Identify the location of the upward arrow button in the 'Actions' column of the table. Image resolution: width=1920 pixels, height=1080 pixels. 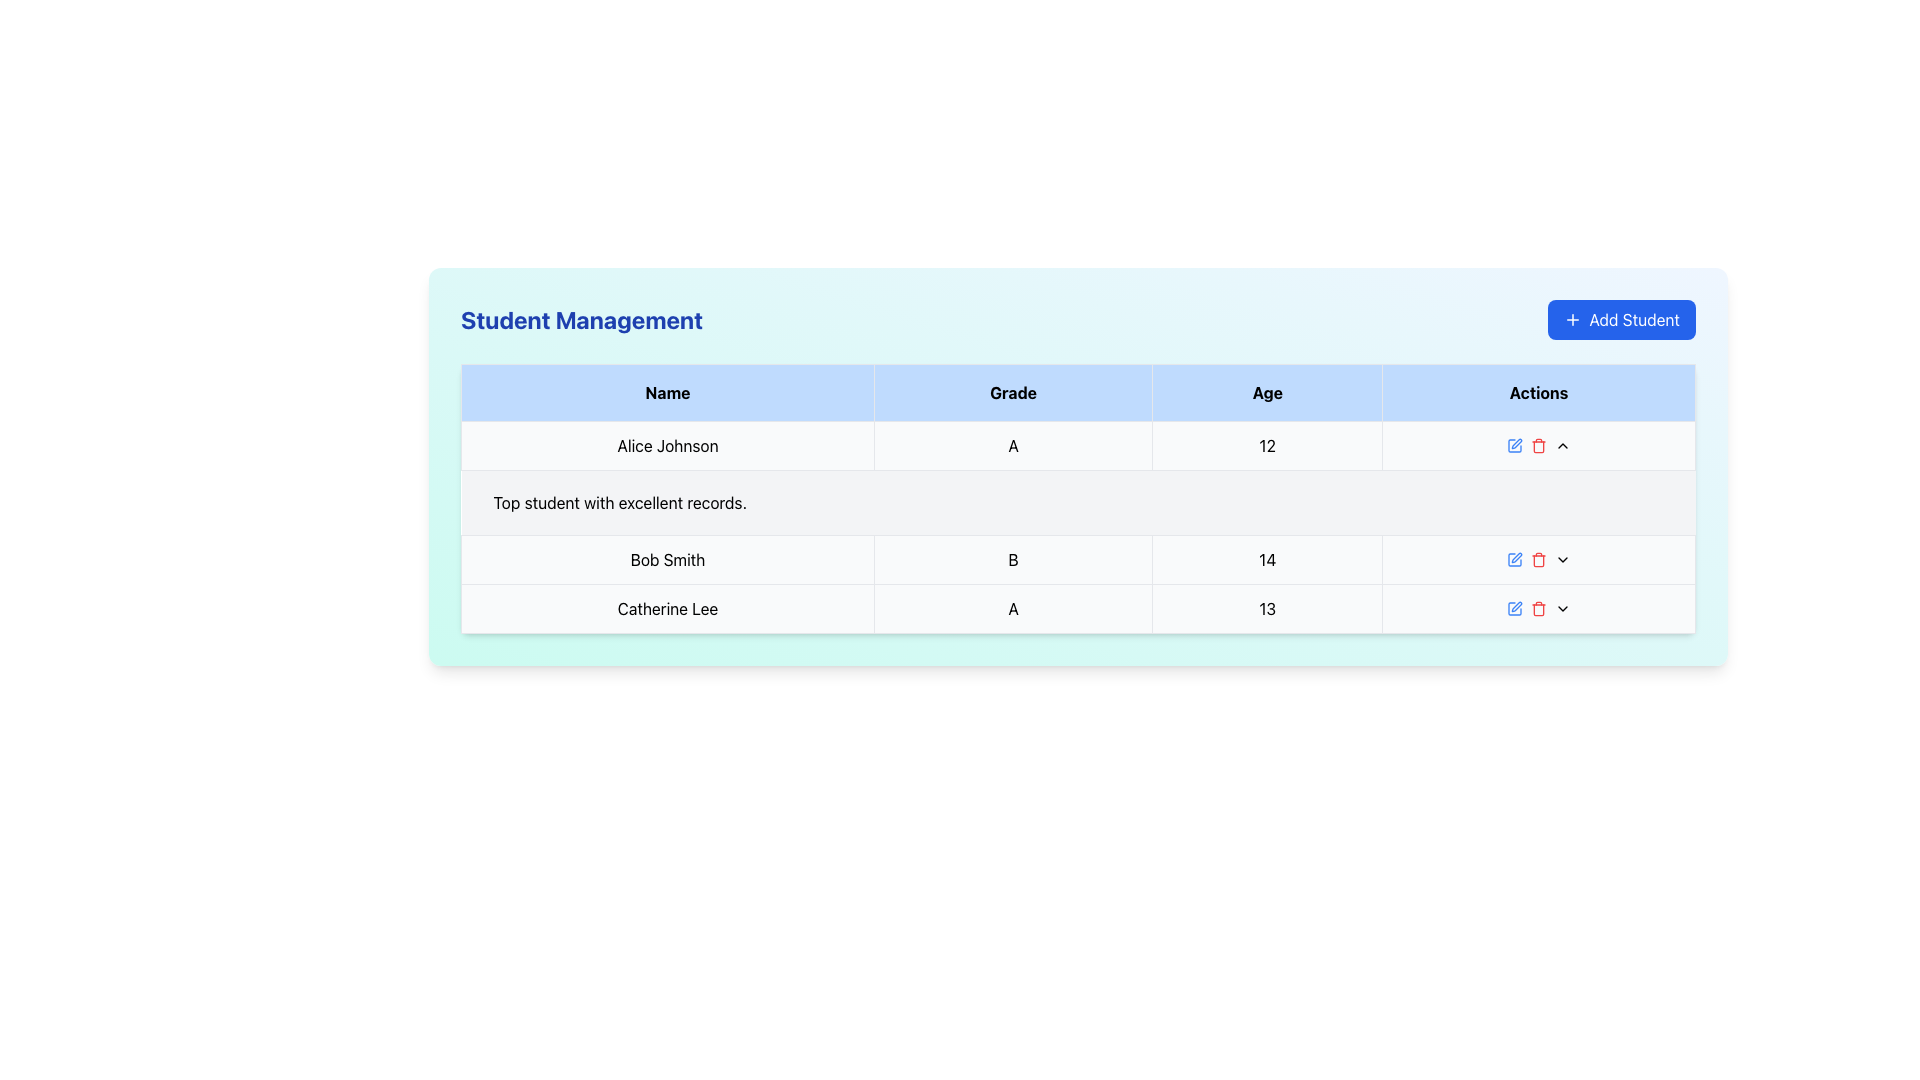
(1562, 445).